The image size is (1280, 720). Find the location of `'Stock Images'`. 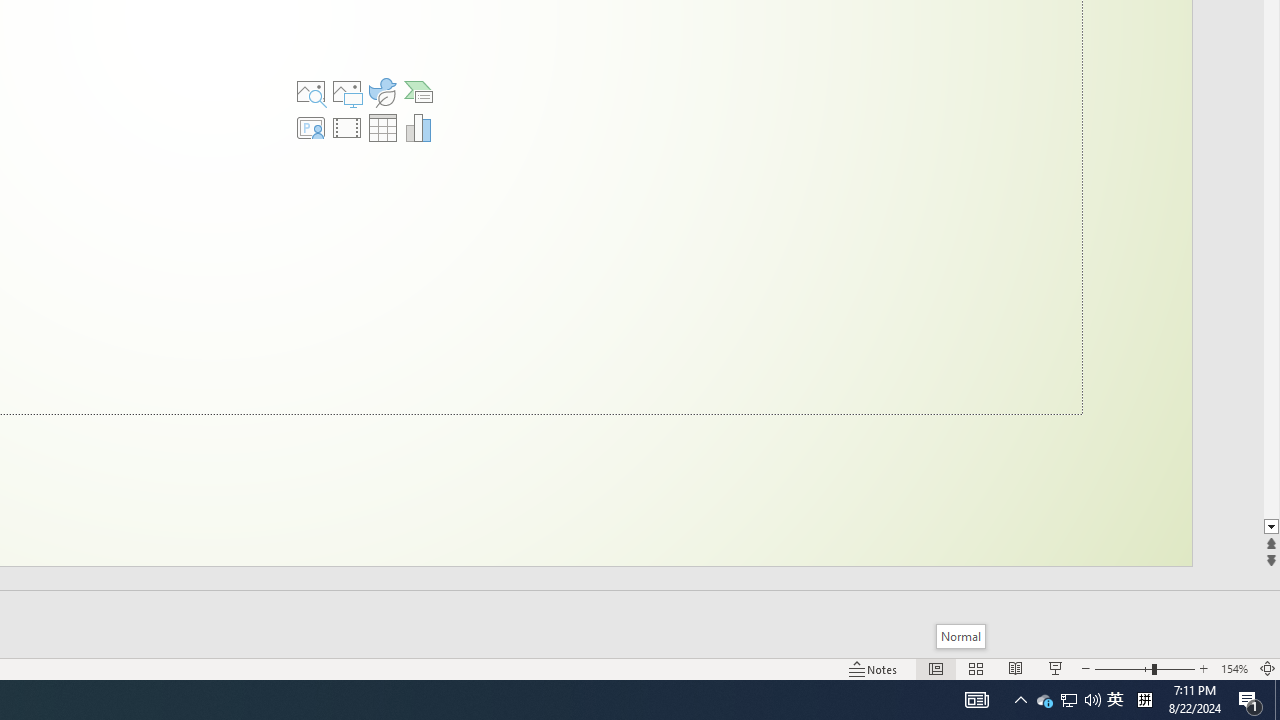

'Stock Images' is located at coordinates (309, 92).